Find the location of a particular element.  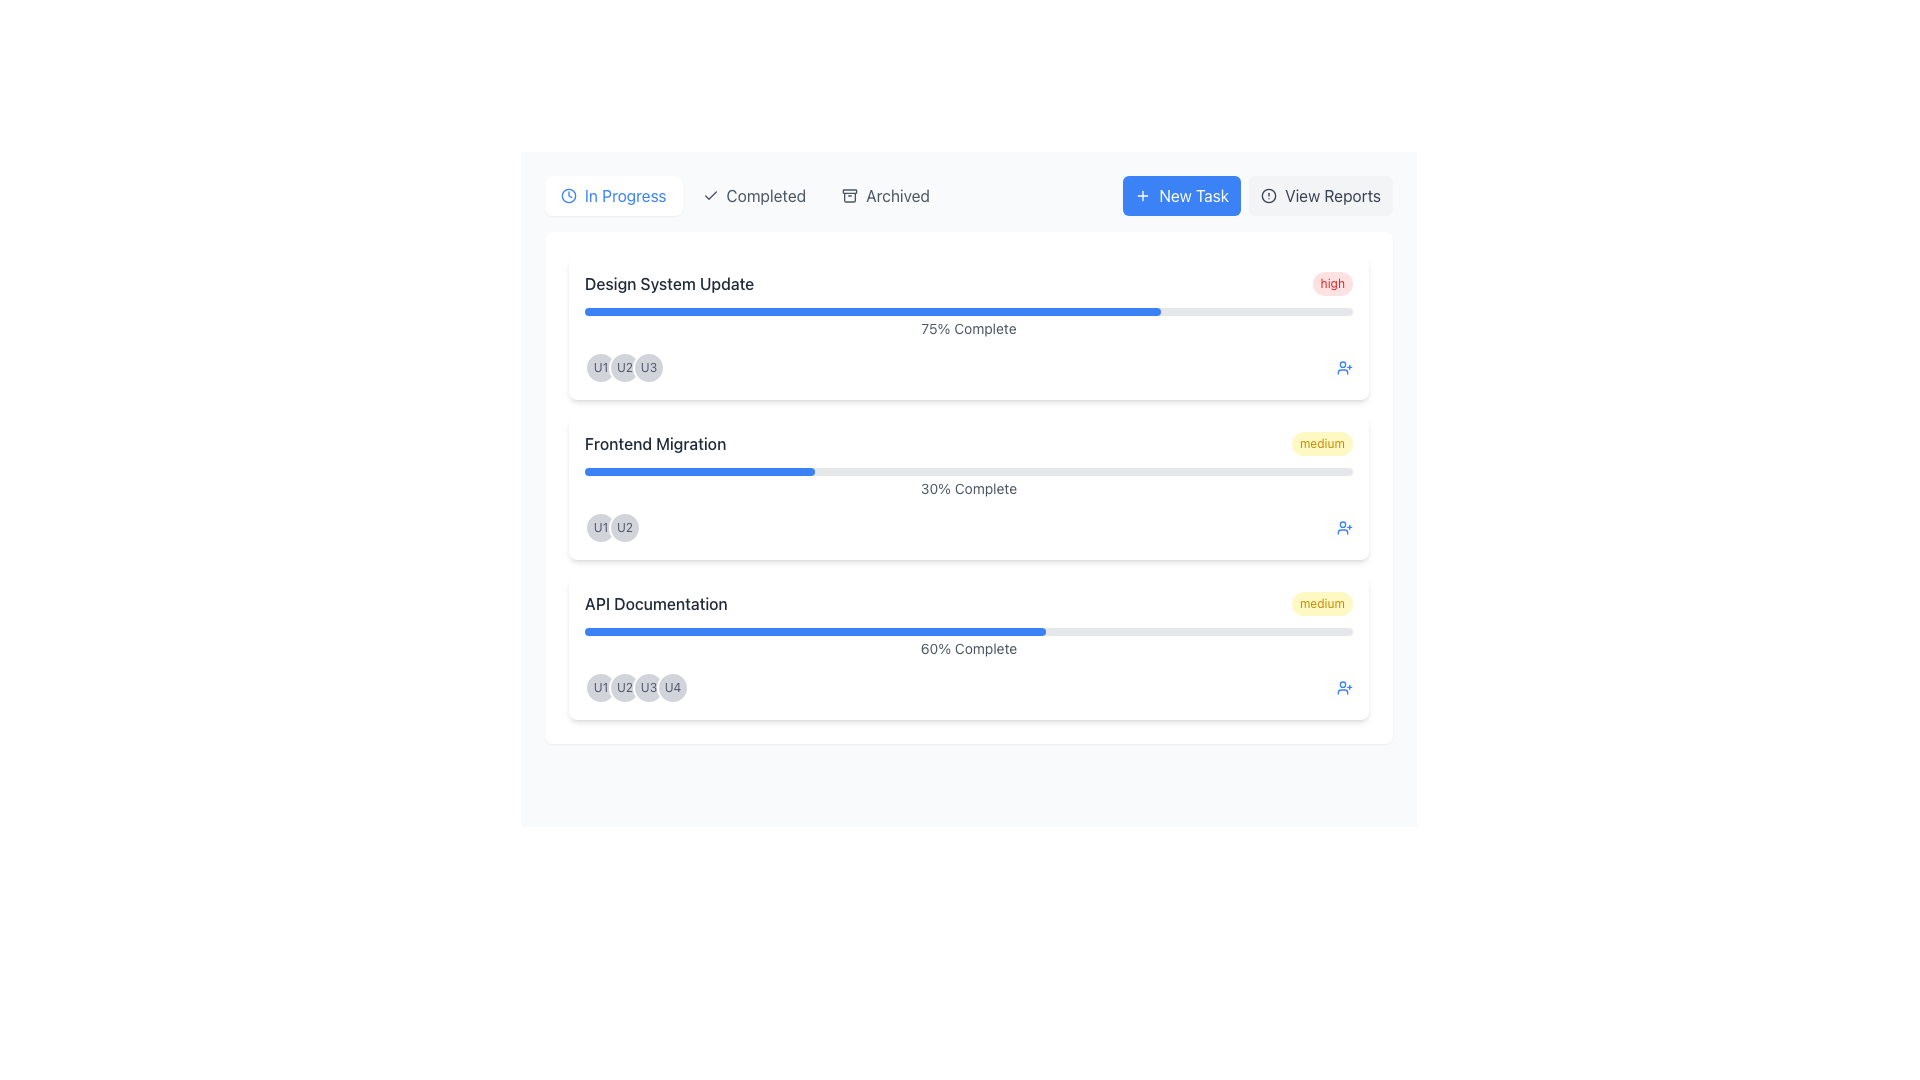

the blue user icon with a plus sign located is located at coordinates (1344, 367).